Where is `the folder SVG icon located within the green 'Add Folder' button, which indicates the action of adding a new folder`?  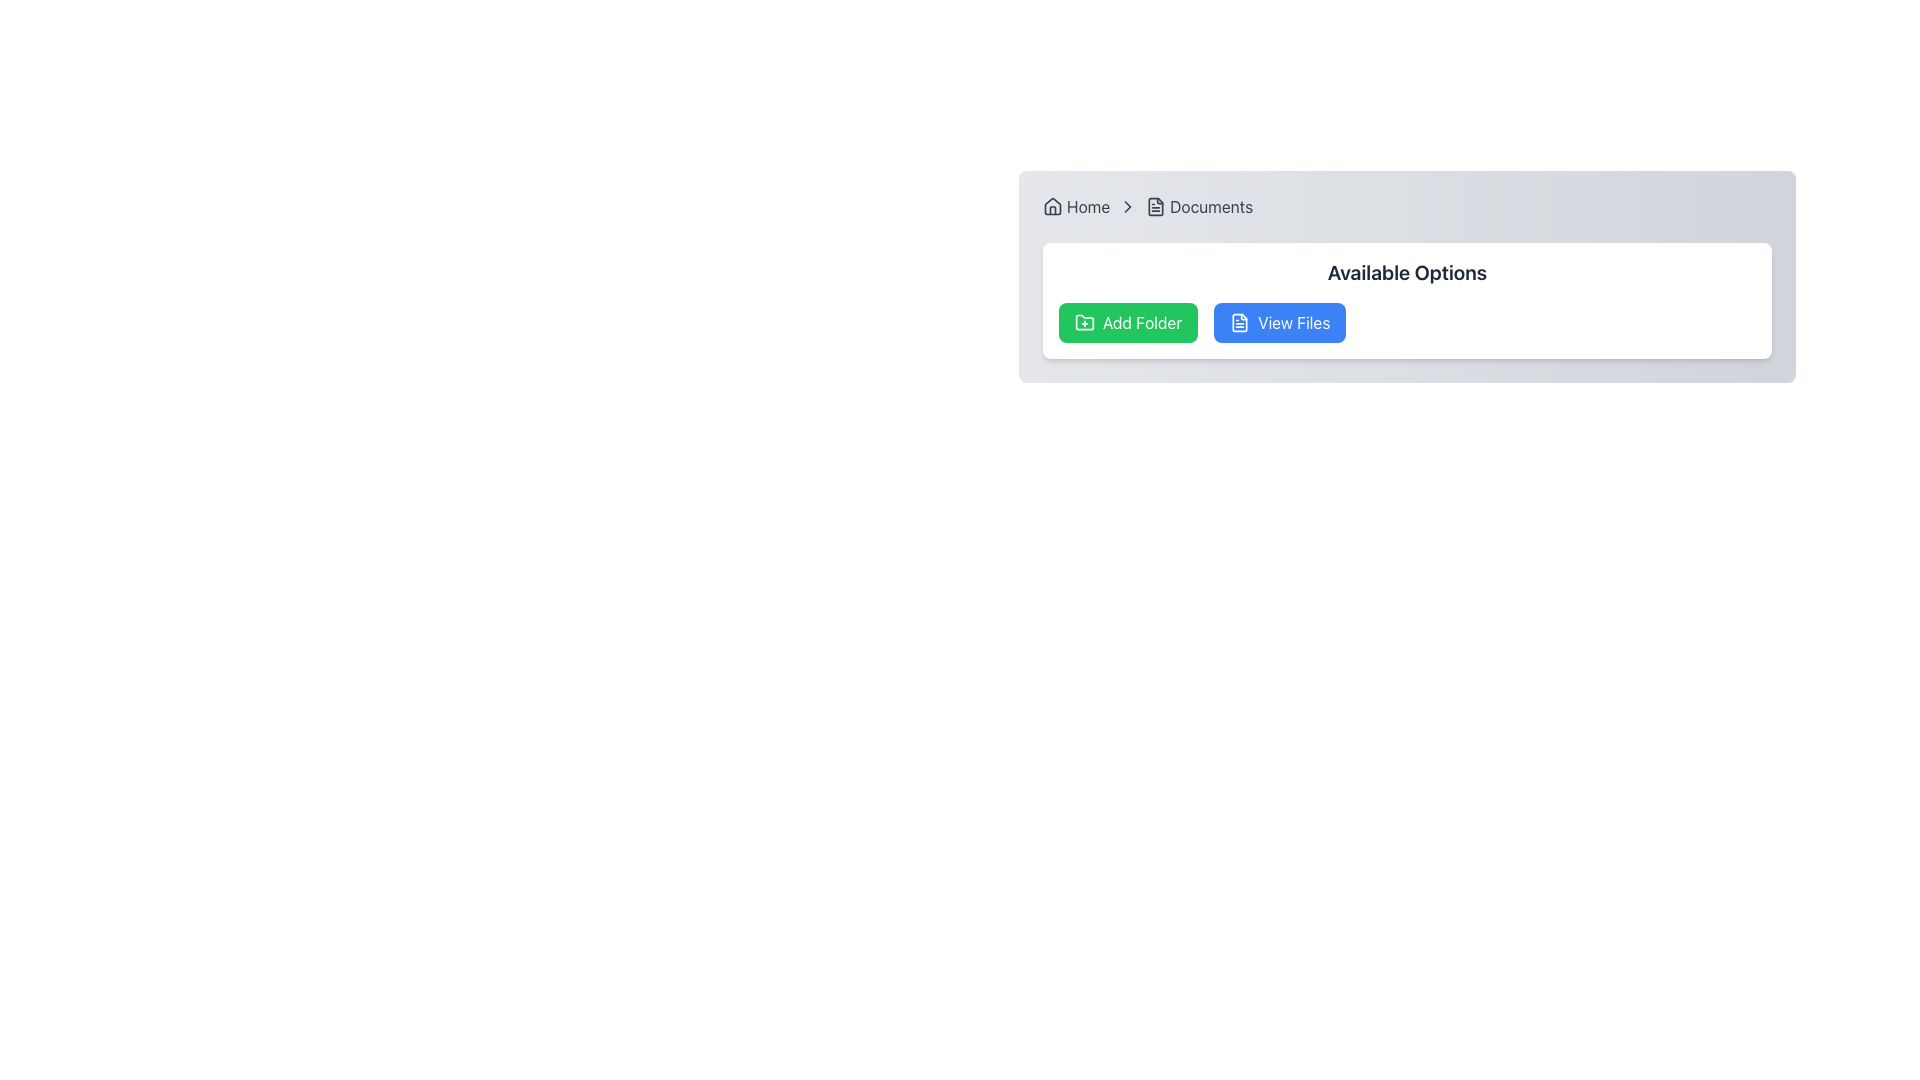 the folder SVG icon located within the green 'Add Folder' button, which indicates the action of adding a new folder is located at coordinates (1083, 320).